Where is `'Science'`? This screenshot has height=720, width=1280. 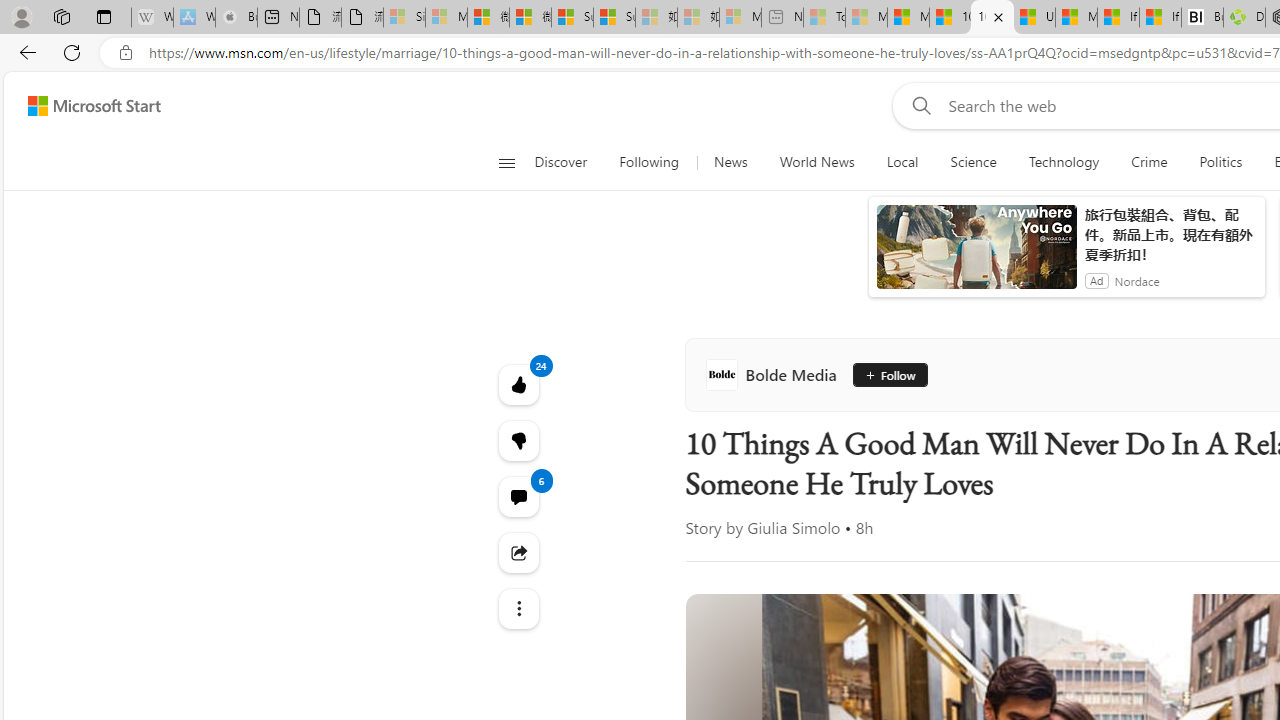
'Science' is located at coordinates (973, 162).